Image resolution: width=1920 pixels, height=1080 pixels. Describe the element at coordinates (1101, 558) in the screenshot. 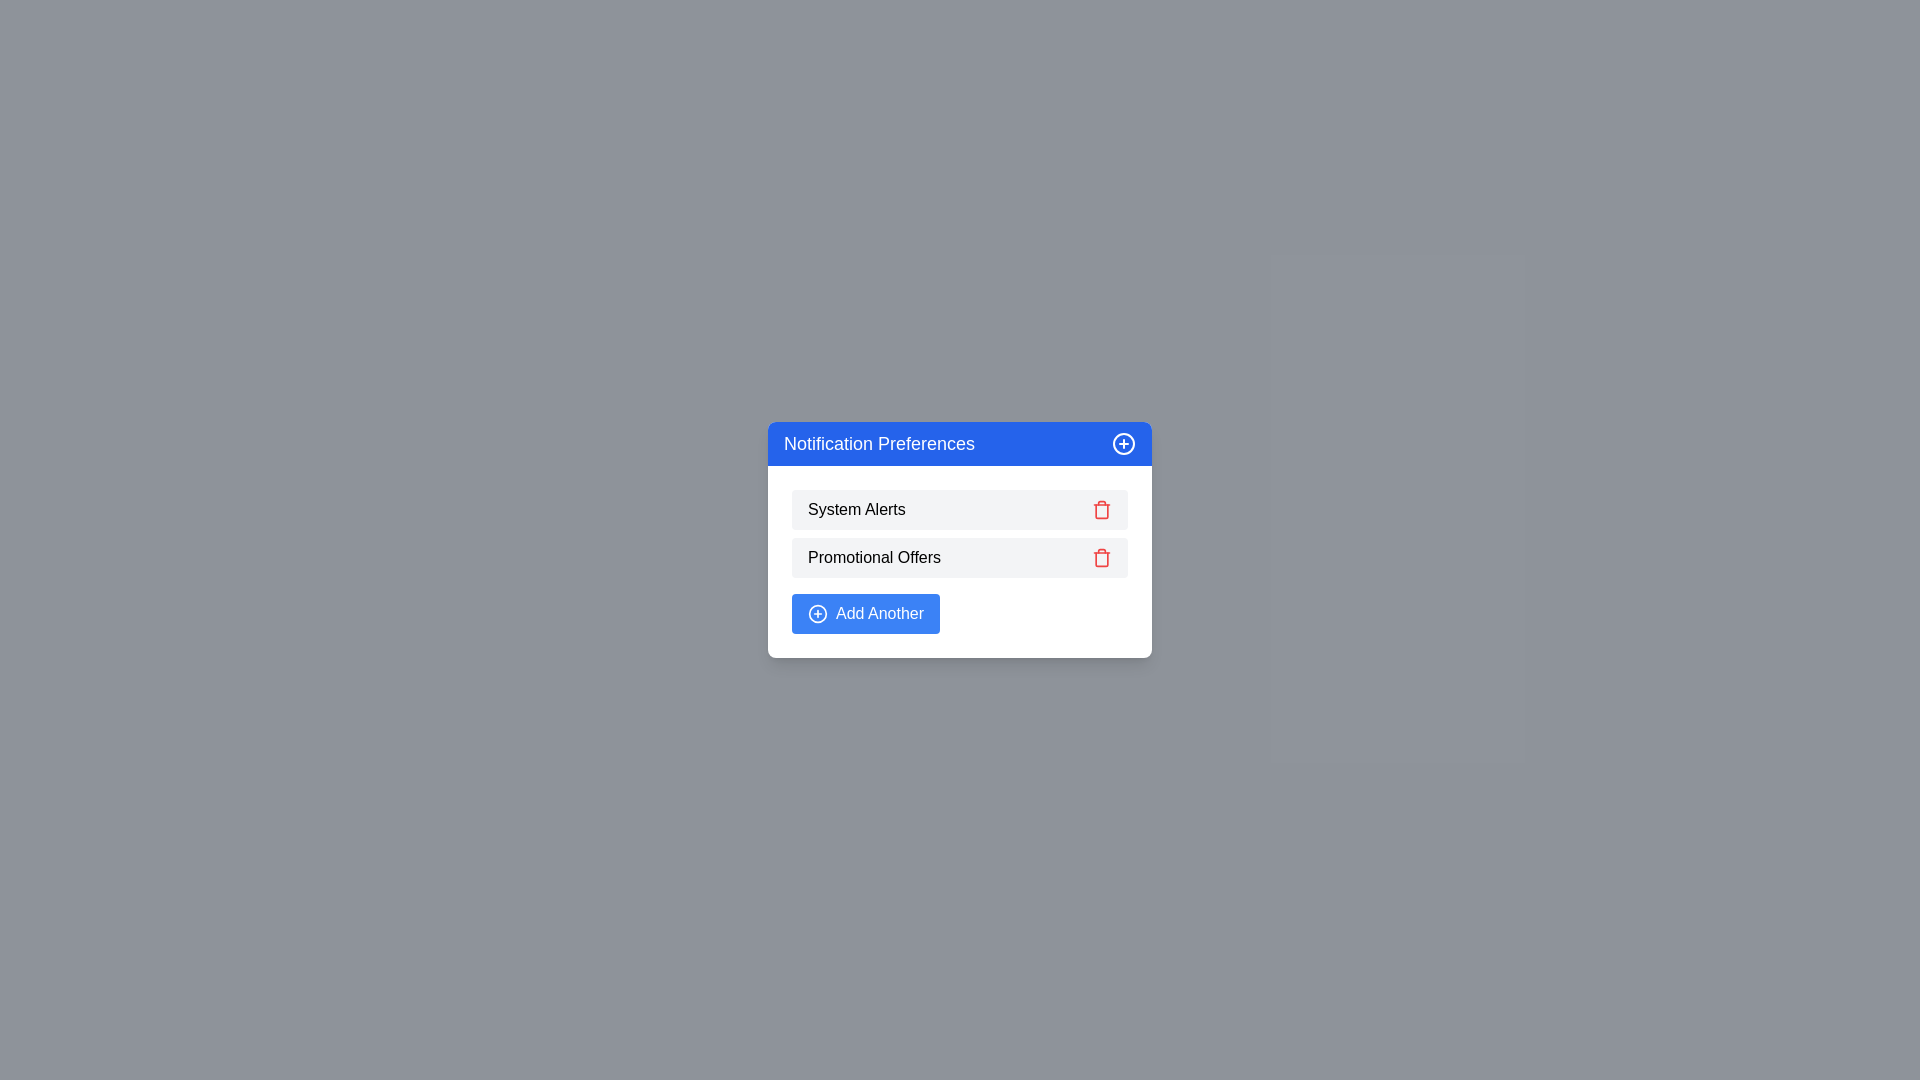

I see `the red trash bin icon button located to the far right of the 'Promotional Offers' text` at that location.